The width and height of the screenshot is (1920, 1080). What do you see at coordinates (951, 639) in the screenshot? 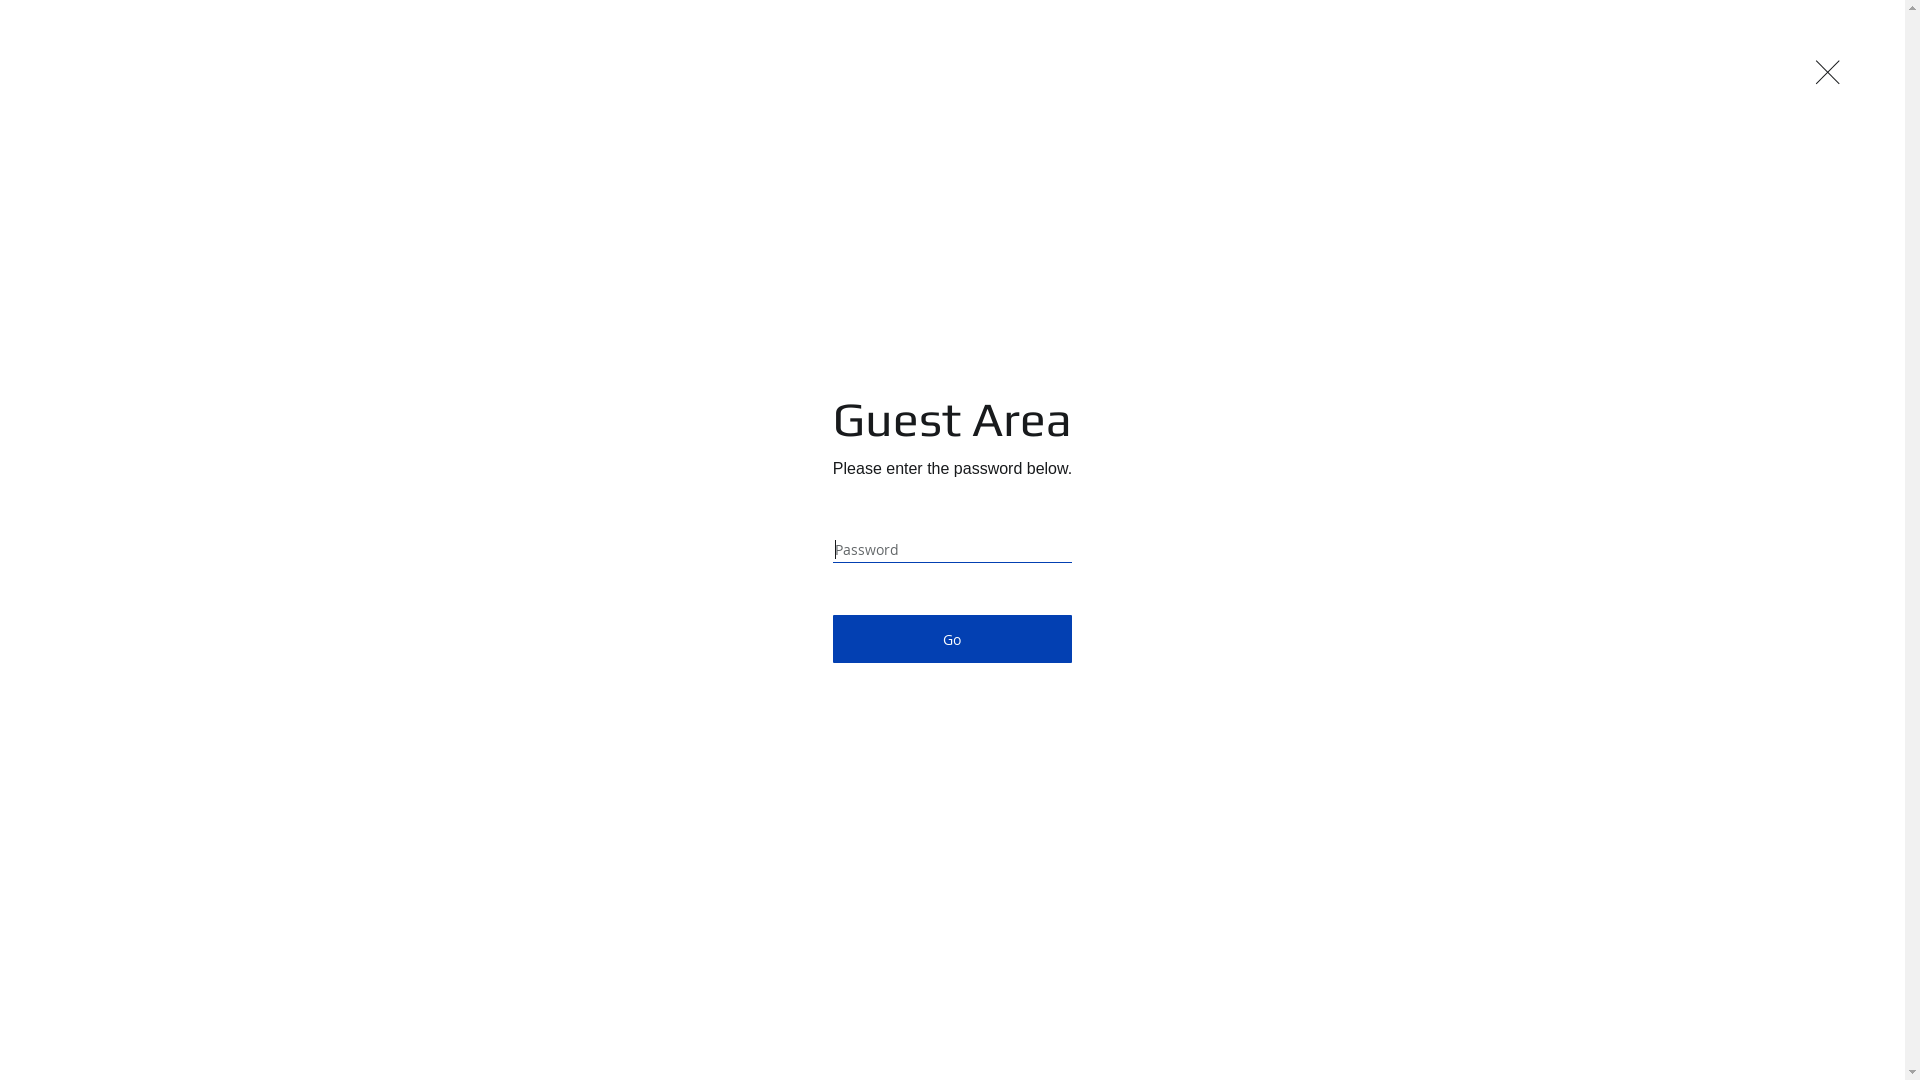
I see `'Go'` at bounding box center [951, 639].